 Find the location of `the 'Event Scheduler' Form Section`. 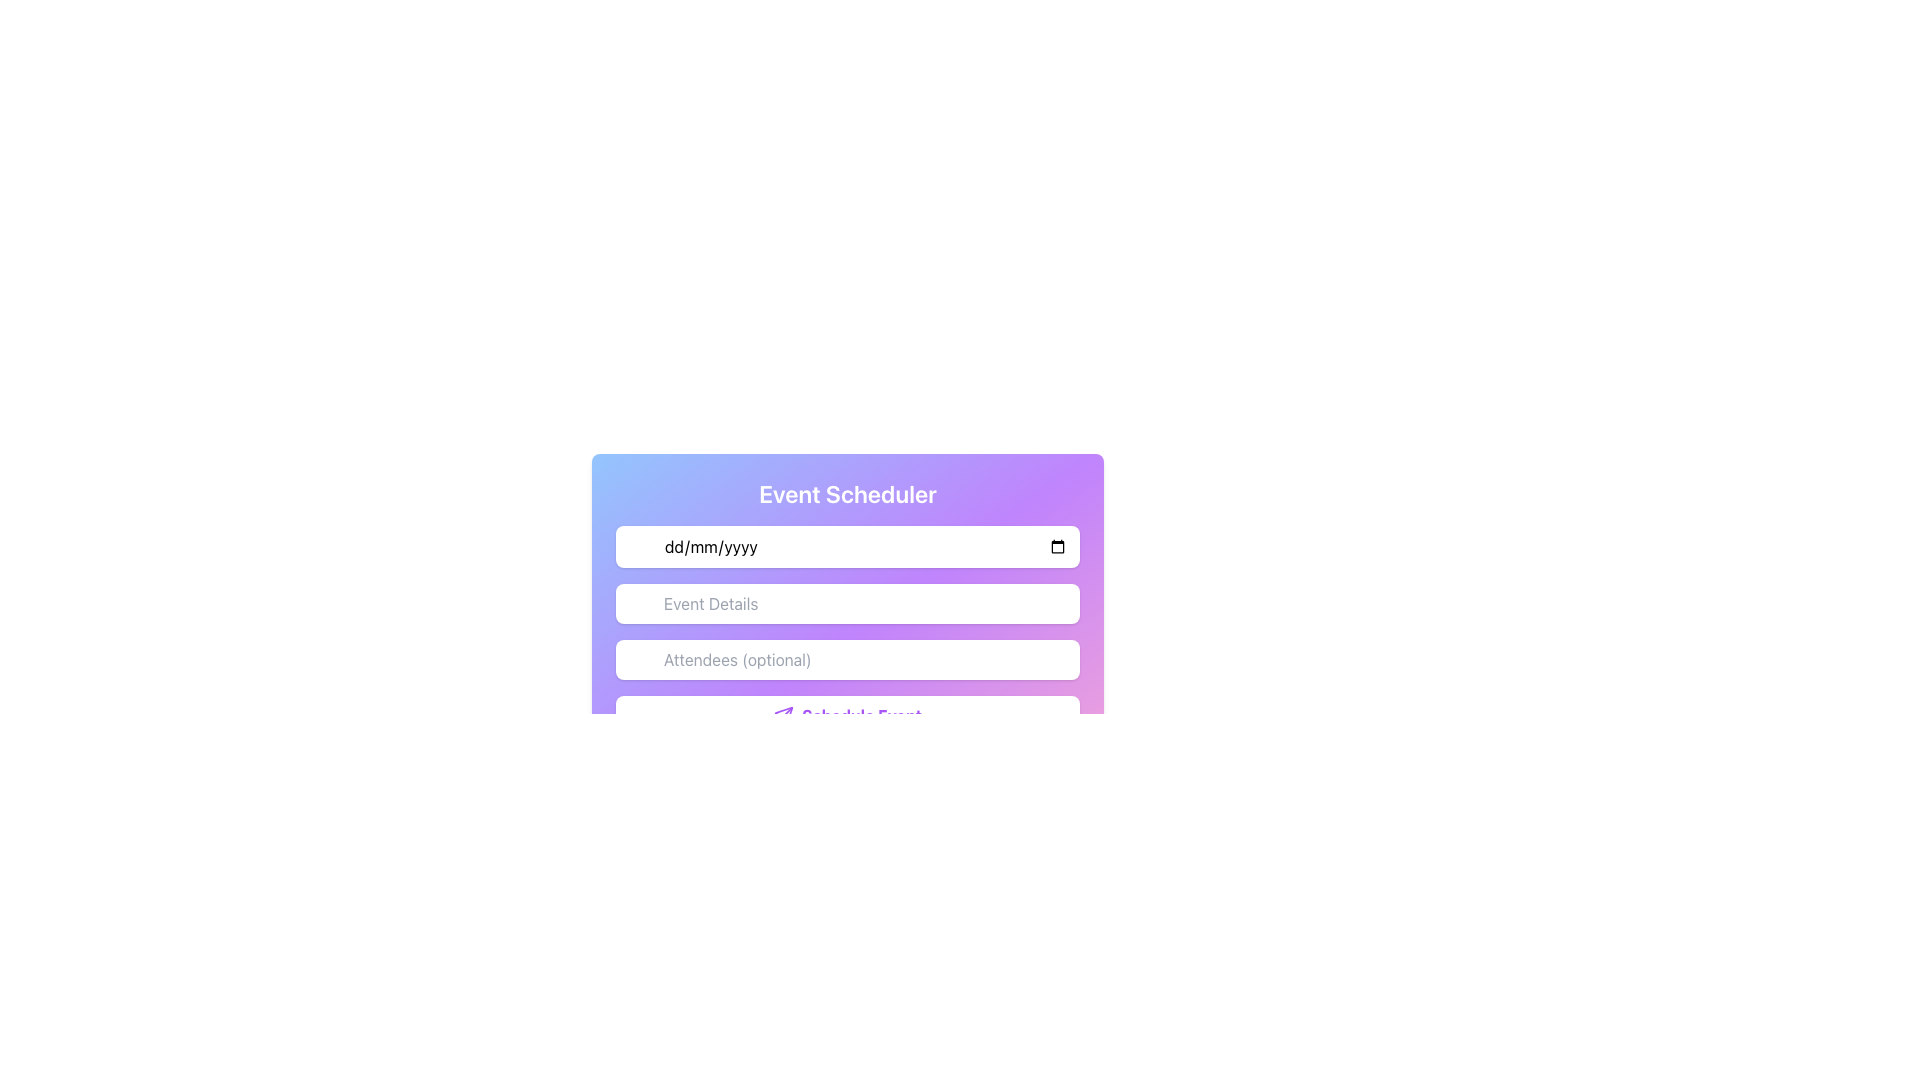

the 'Event Scheduler' Form Section is located at coordinates (848, 639).